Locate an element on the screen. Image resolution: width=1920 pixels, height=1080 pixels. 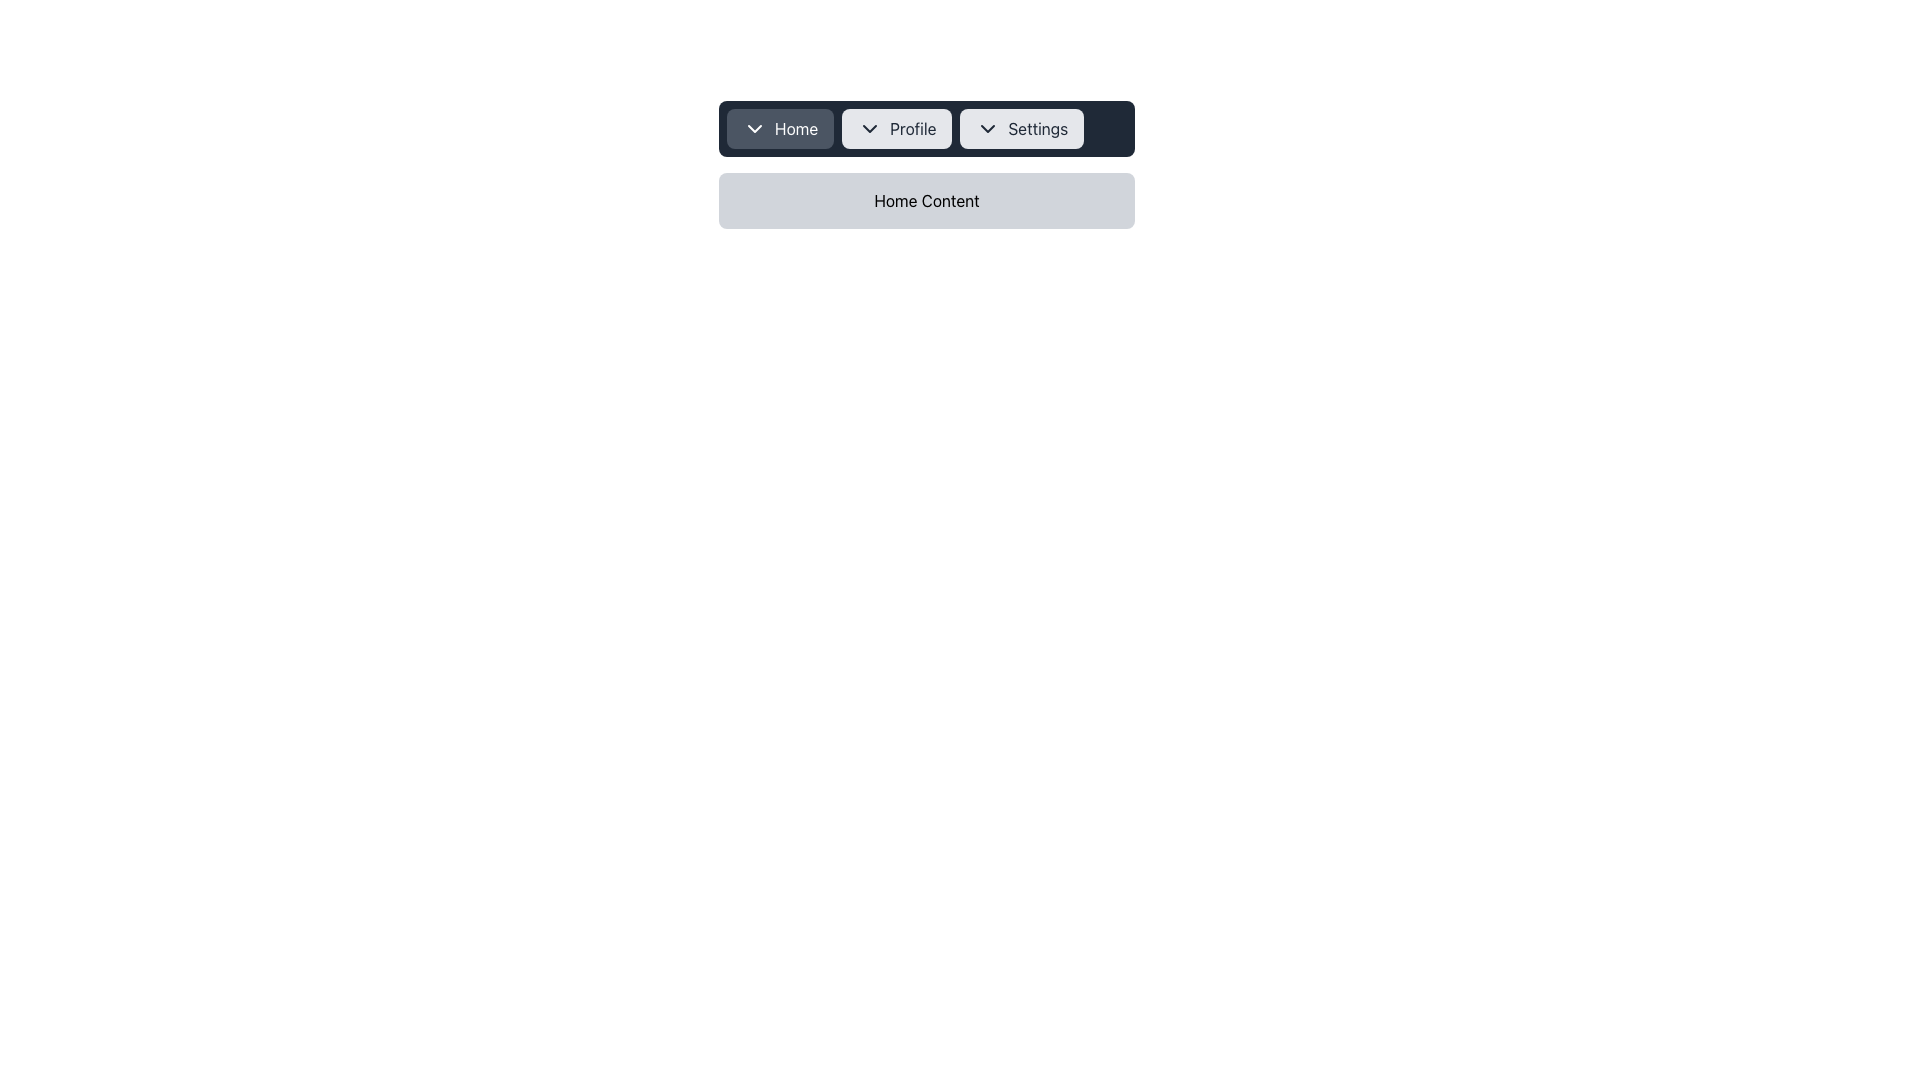
the 'Home' button in the top-left section of the navigation bar is located at coordinates (779, 128).